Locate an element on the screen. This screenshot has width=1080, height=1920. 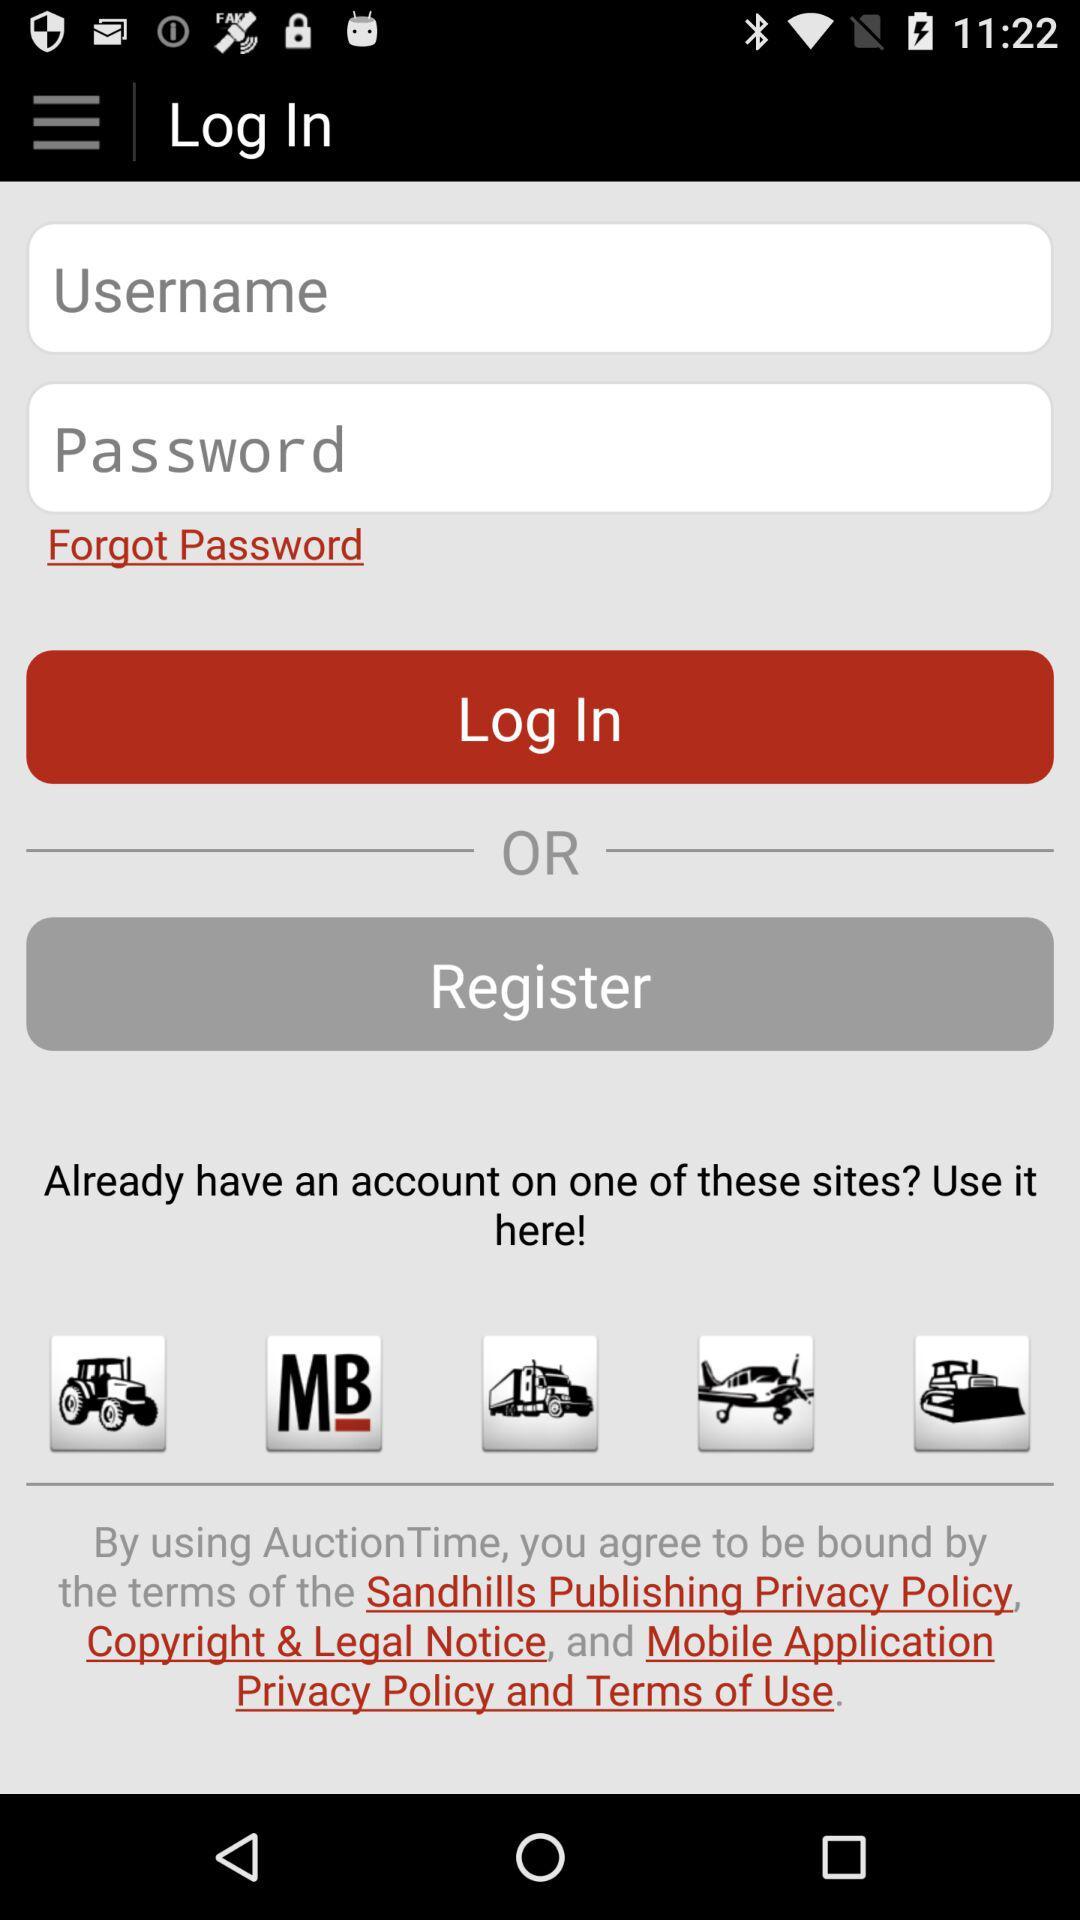
icon above the already have an app is located at coordinates (540, 983).